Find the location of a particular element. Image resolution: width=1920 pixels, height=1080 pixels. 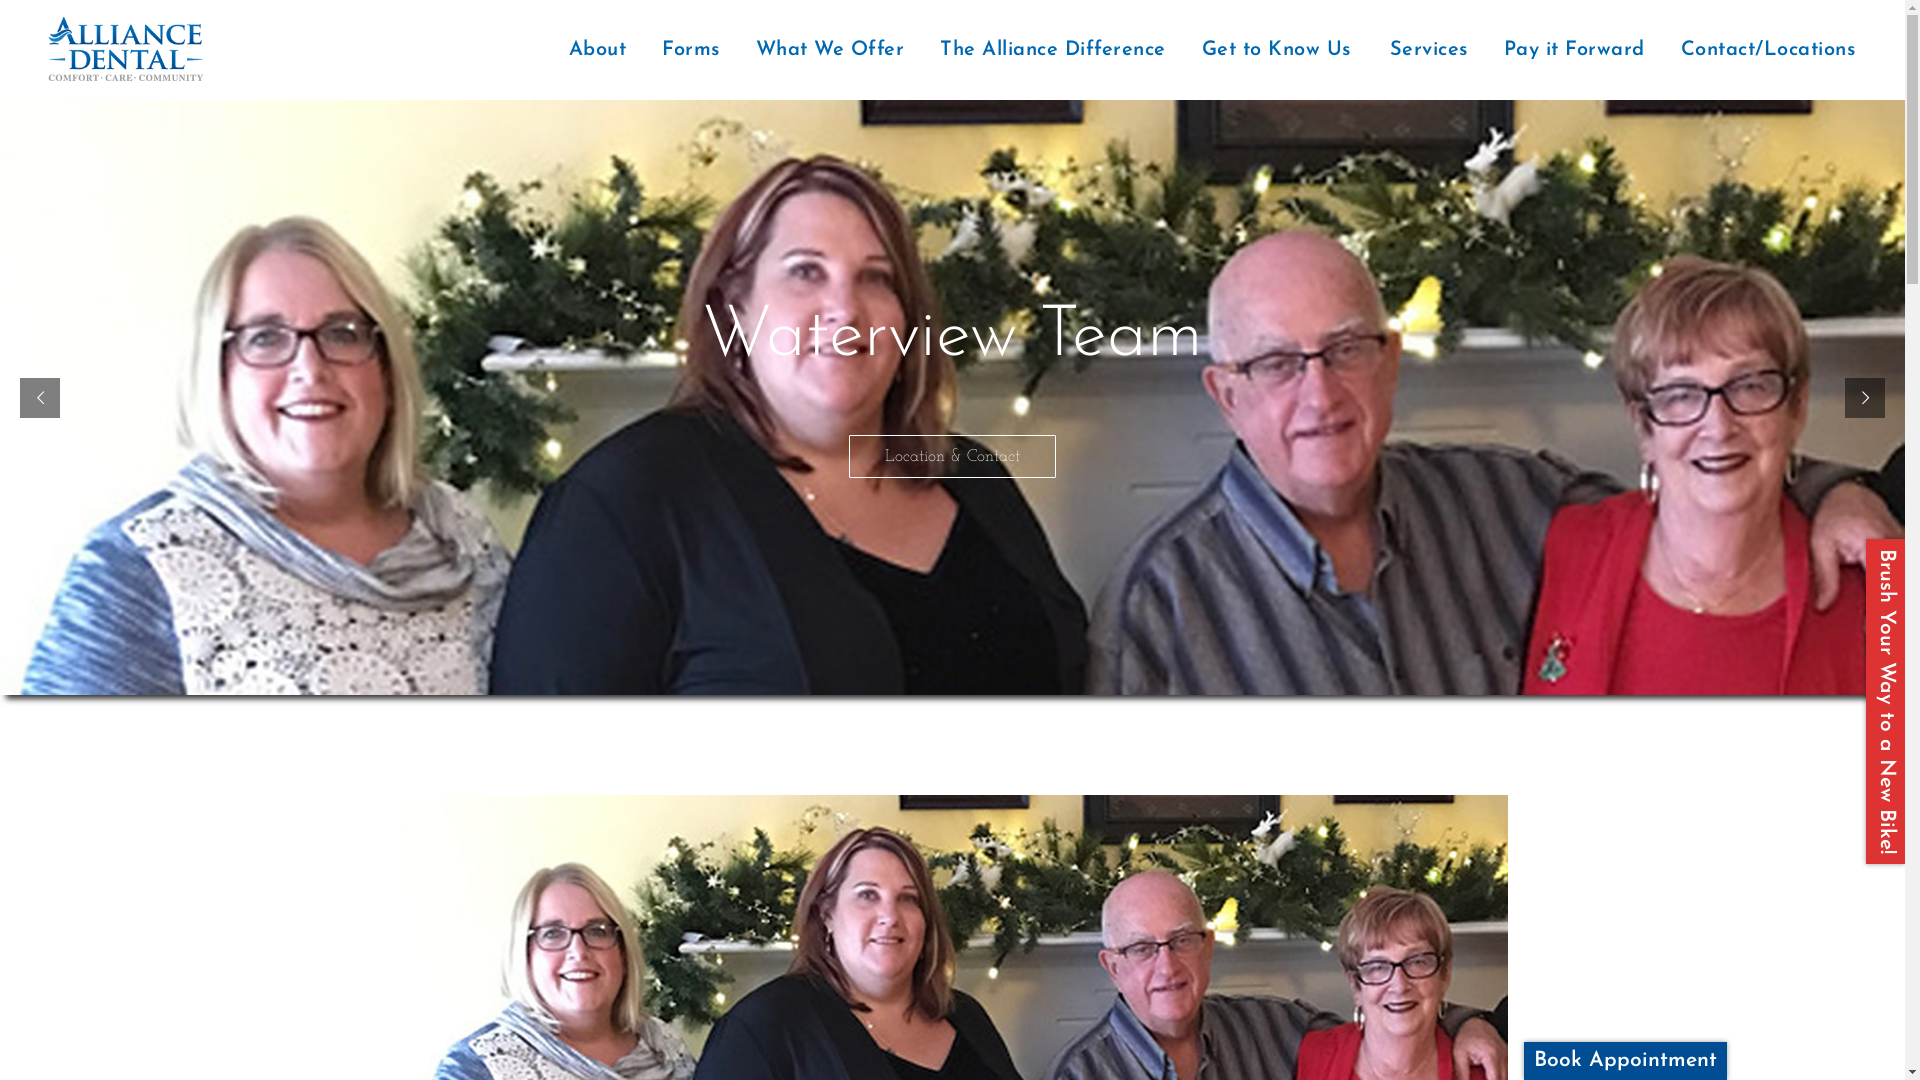

'Services' is located at coordinates (1427, 49).